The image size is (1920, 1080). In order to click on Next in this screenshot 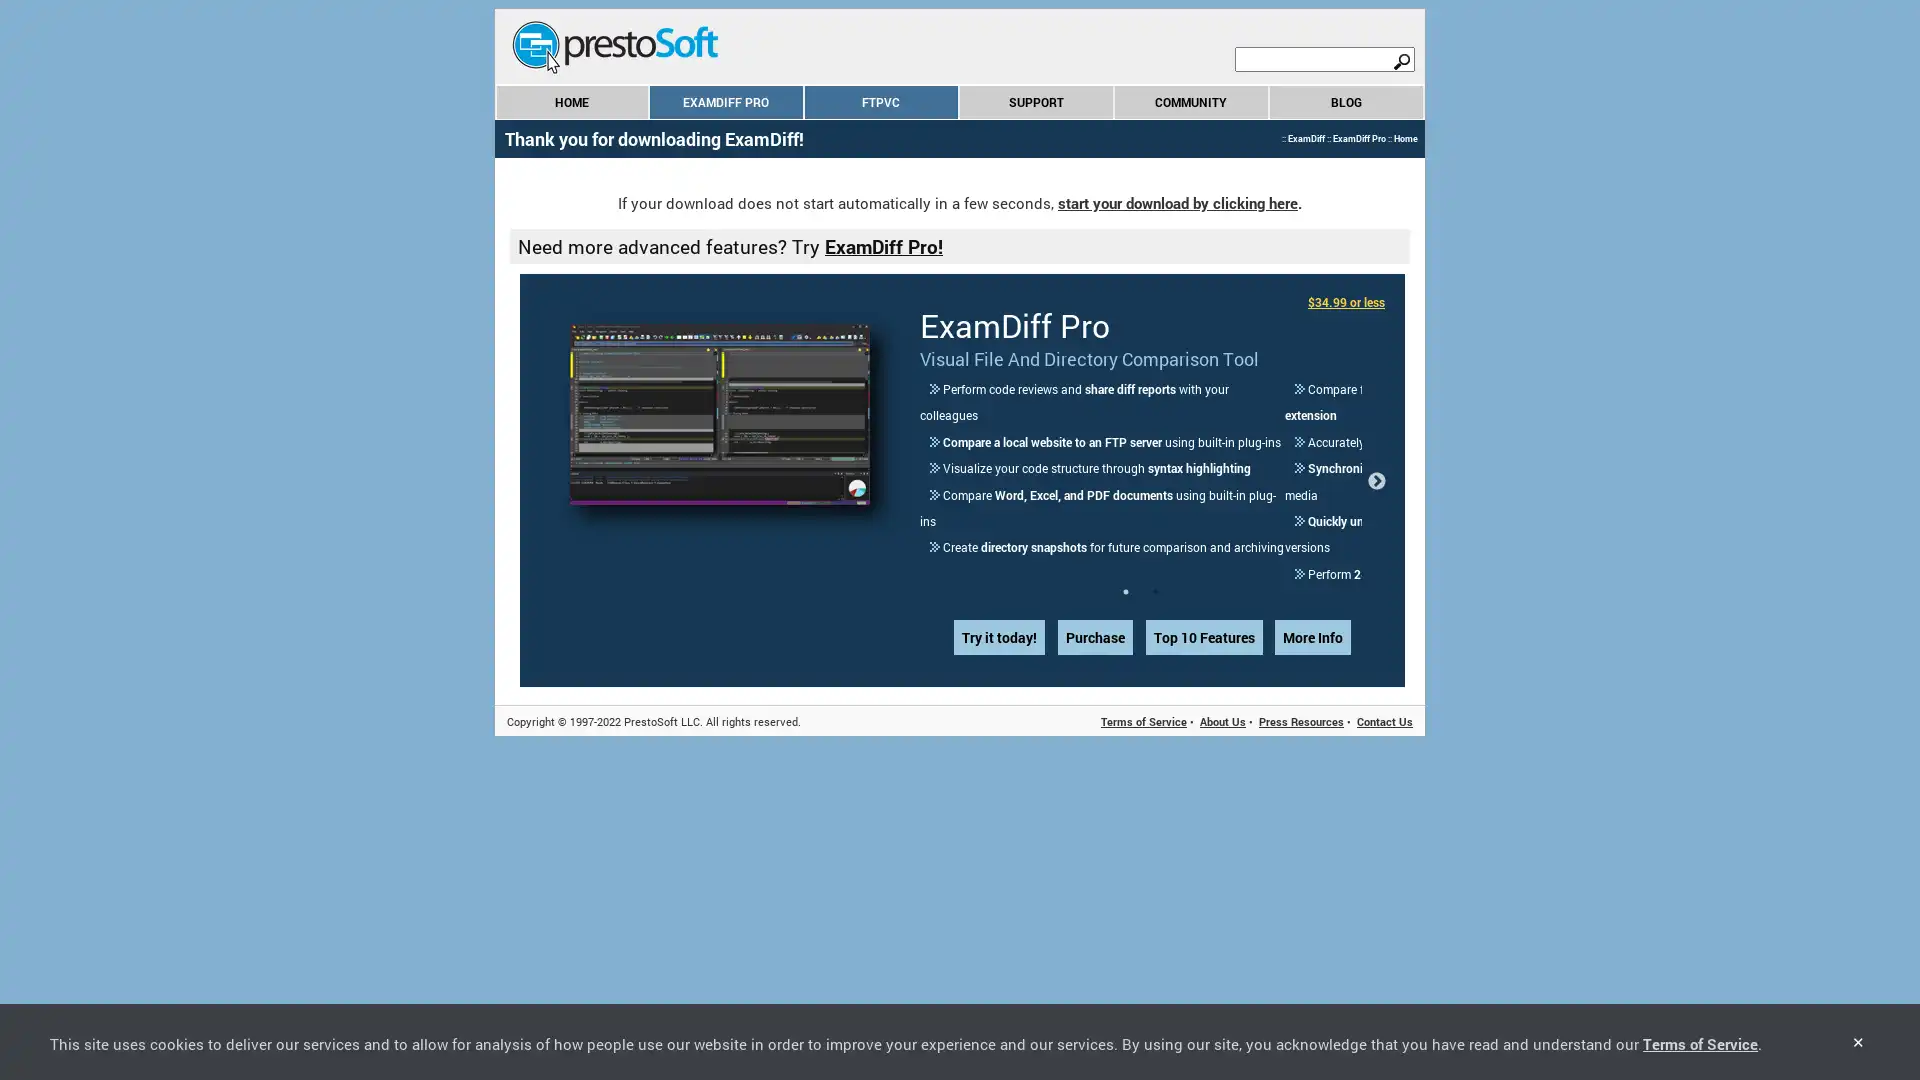, I will do `click(1375, 439)`.